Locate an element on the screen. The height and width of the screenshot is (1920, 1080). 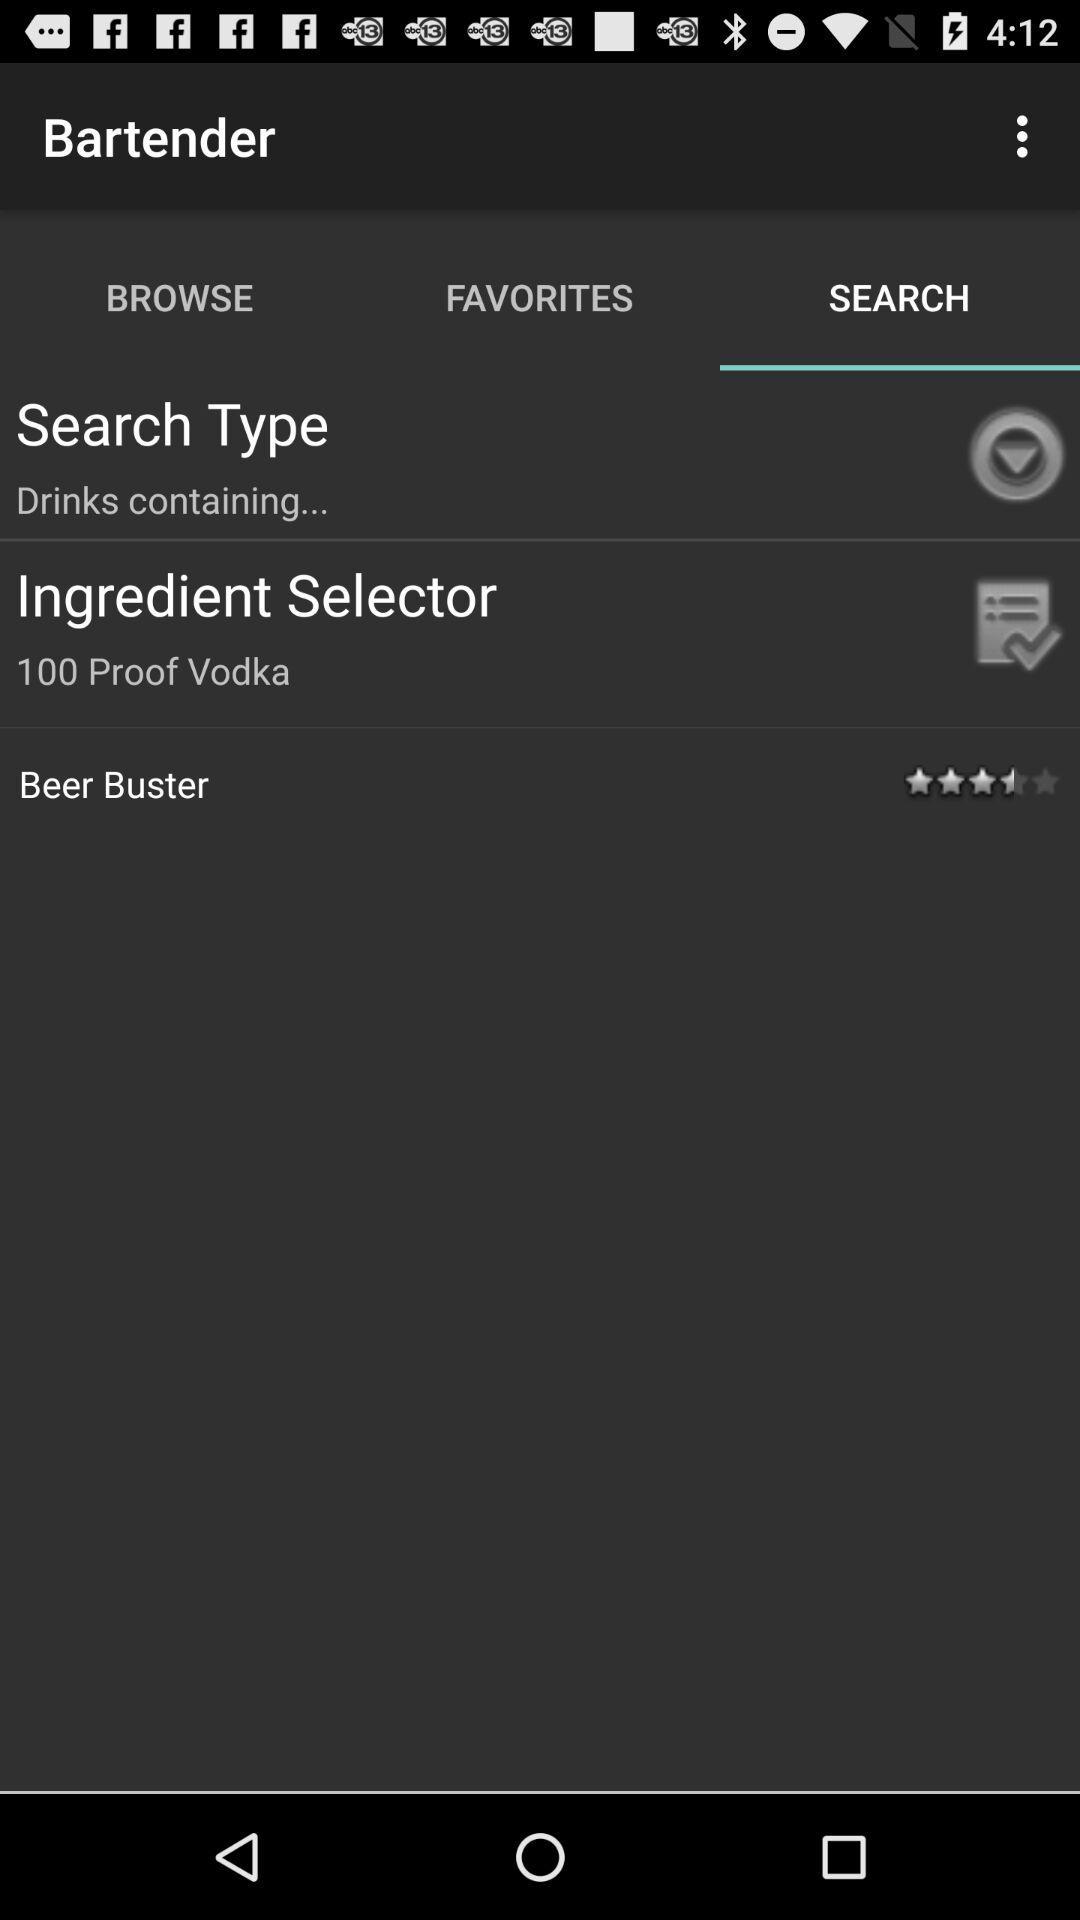
the icon above the search is located at coordinates (1027, 136).